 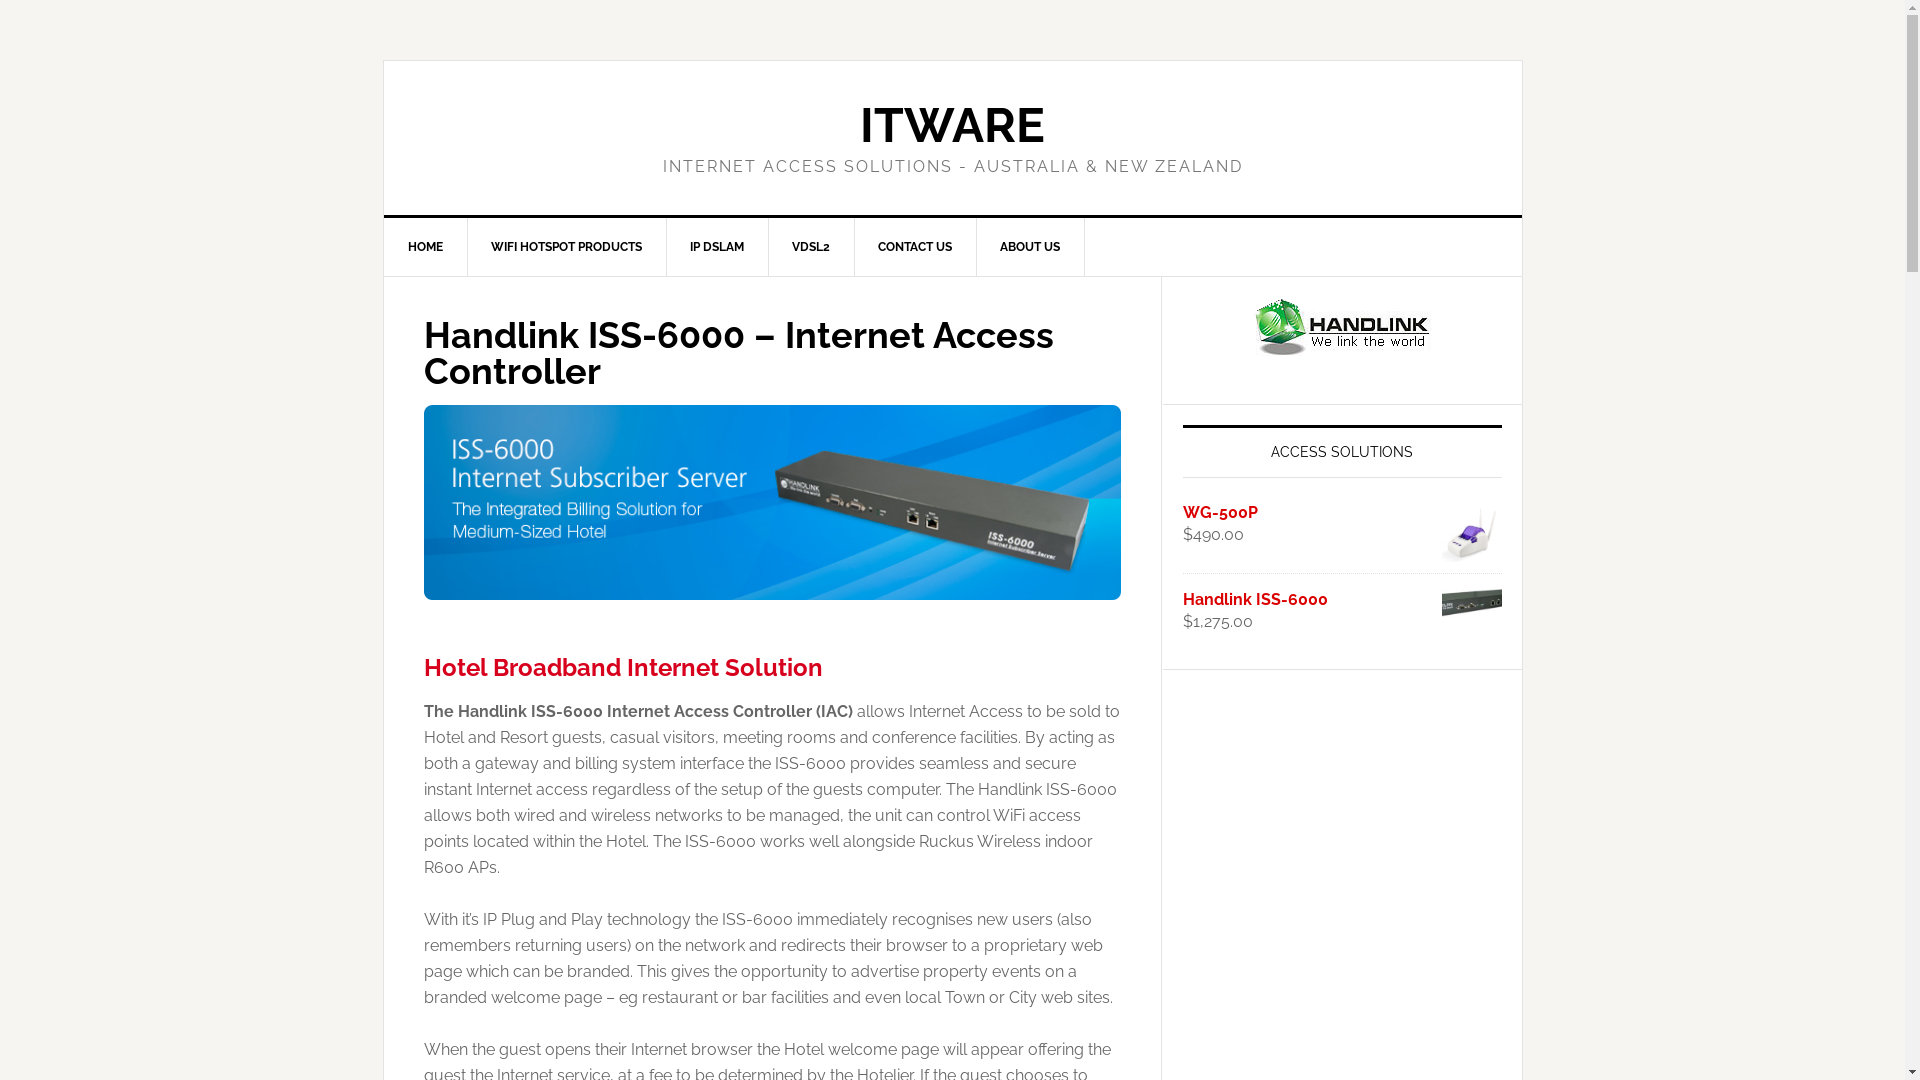 What do you see at coordinates (565, 245) in the screenshot?
I see `'WIFI HOTSPOT PRODUCTS'` at bounding box center [565, 245].